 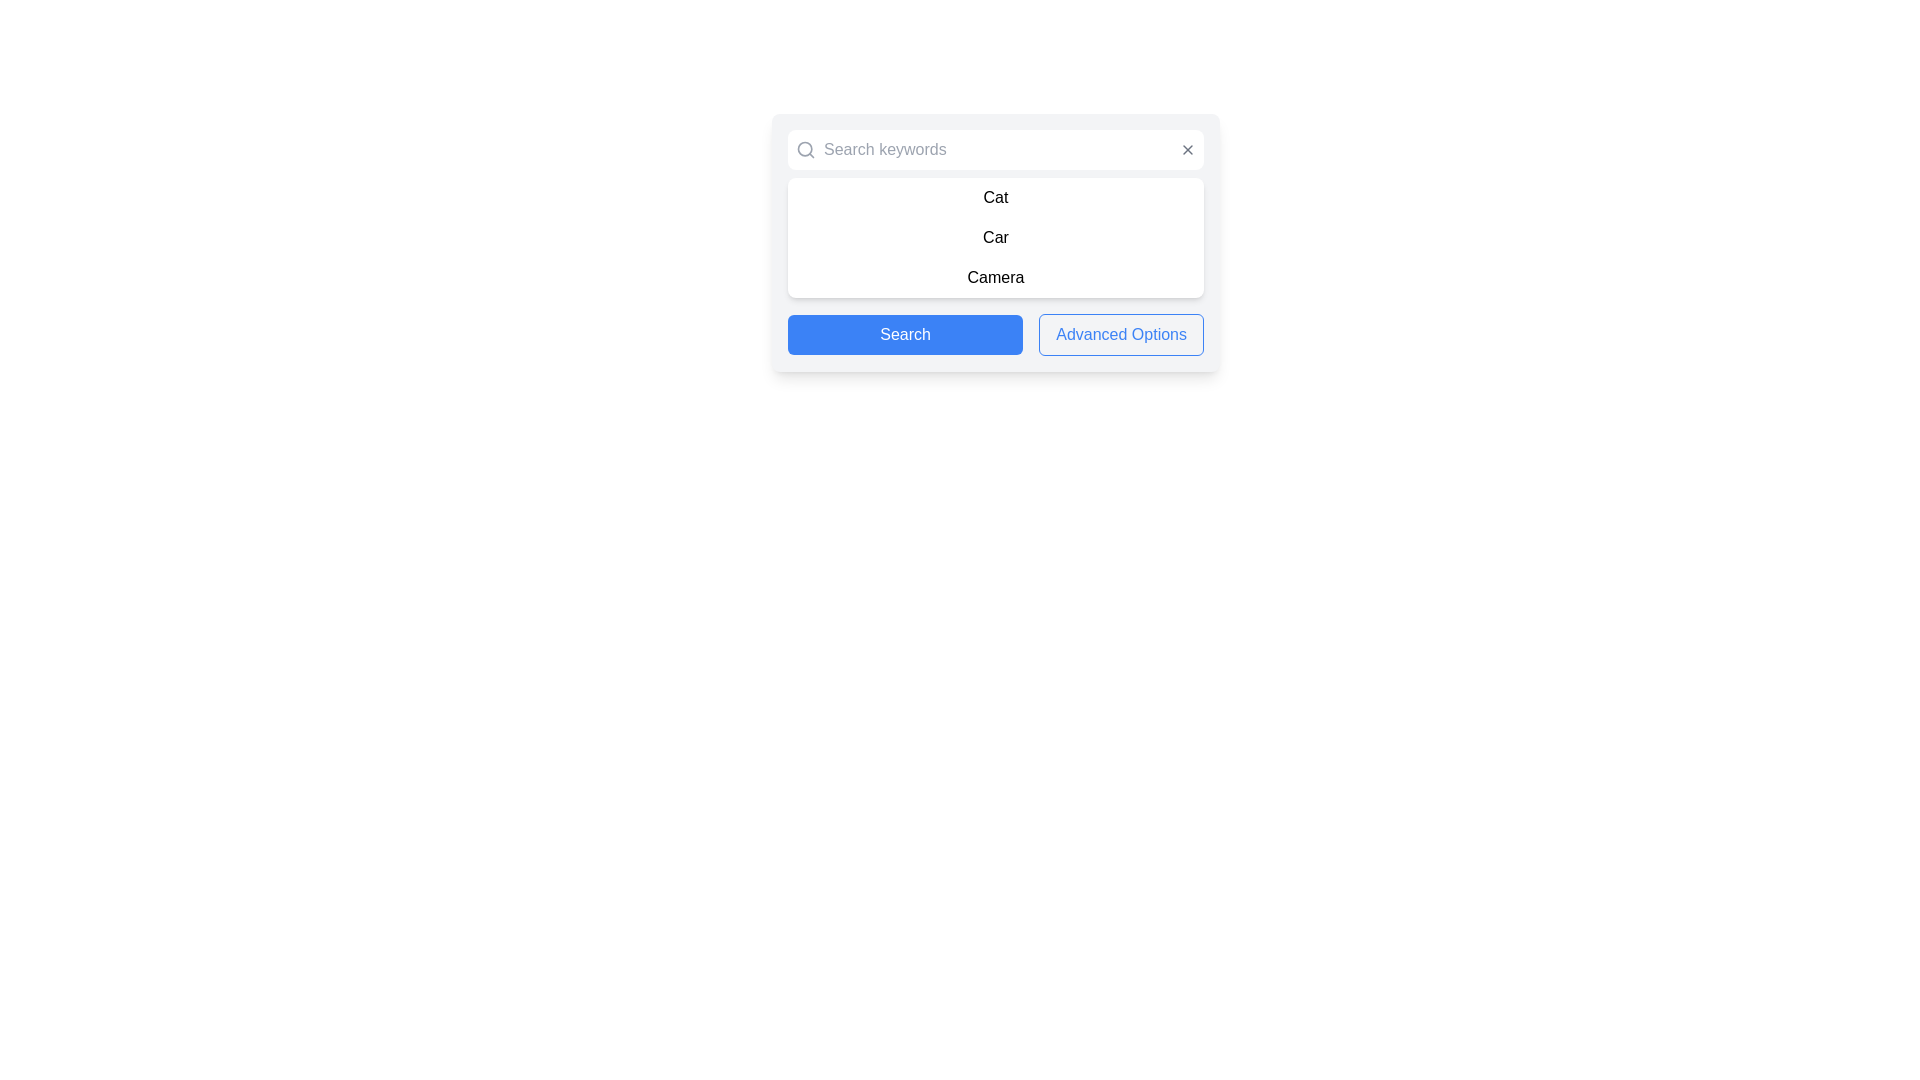 What do you see at coordinates (996, 197) in the screenshot?
I see `the first selectable list item labeled 'Cat' in the dropdown or list` at bounding box center [996, 197].